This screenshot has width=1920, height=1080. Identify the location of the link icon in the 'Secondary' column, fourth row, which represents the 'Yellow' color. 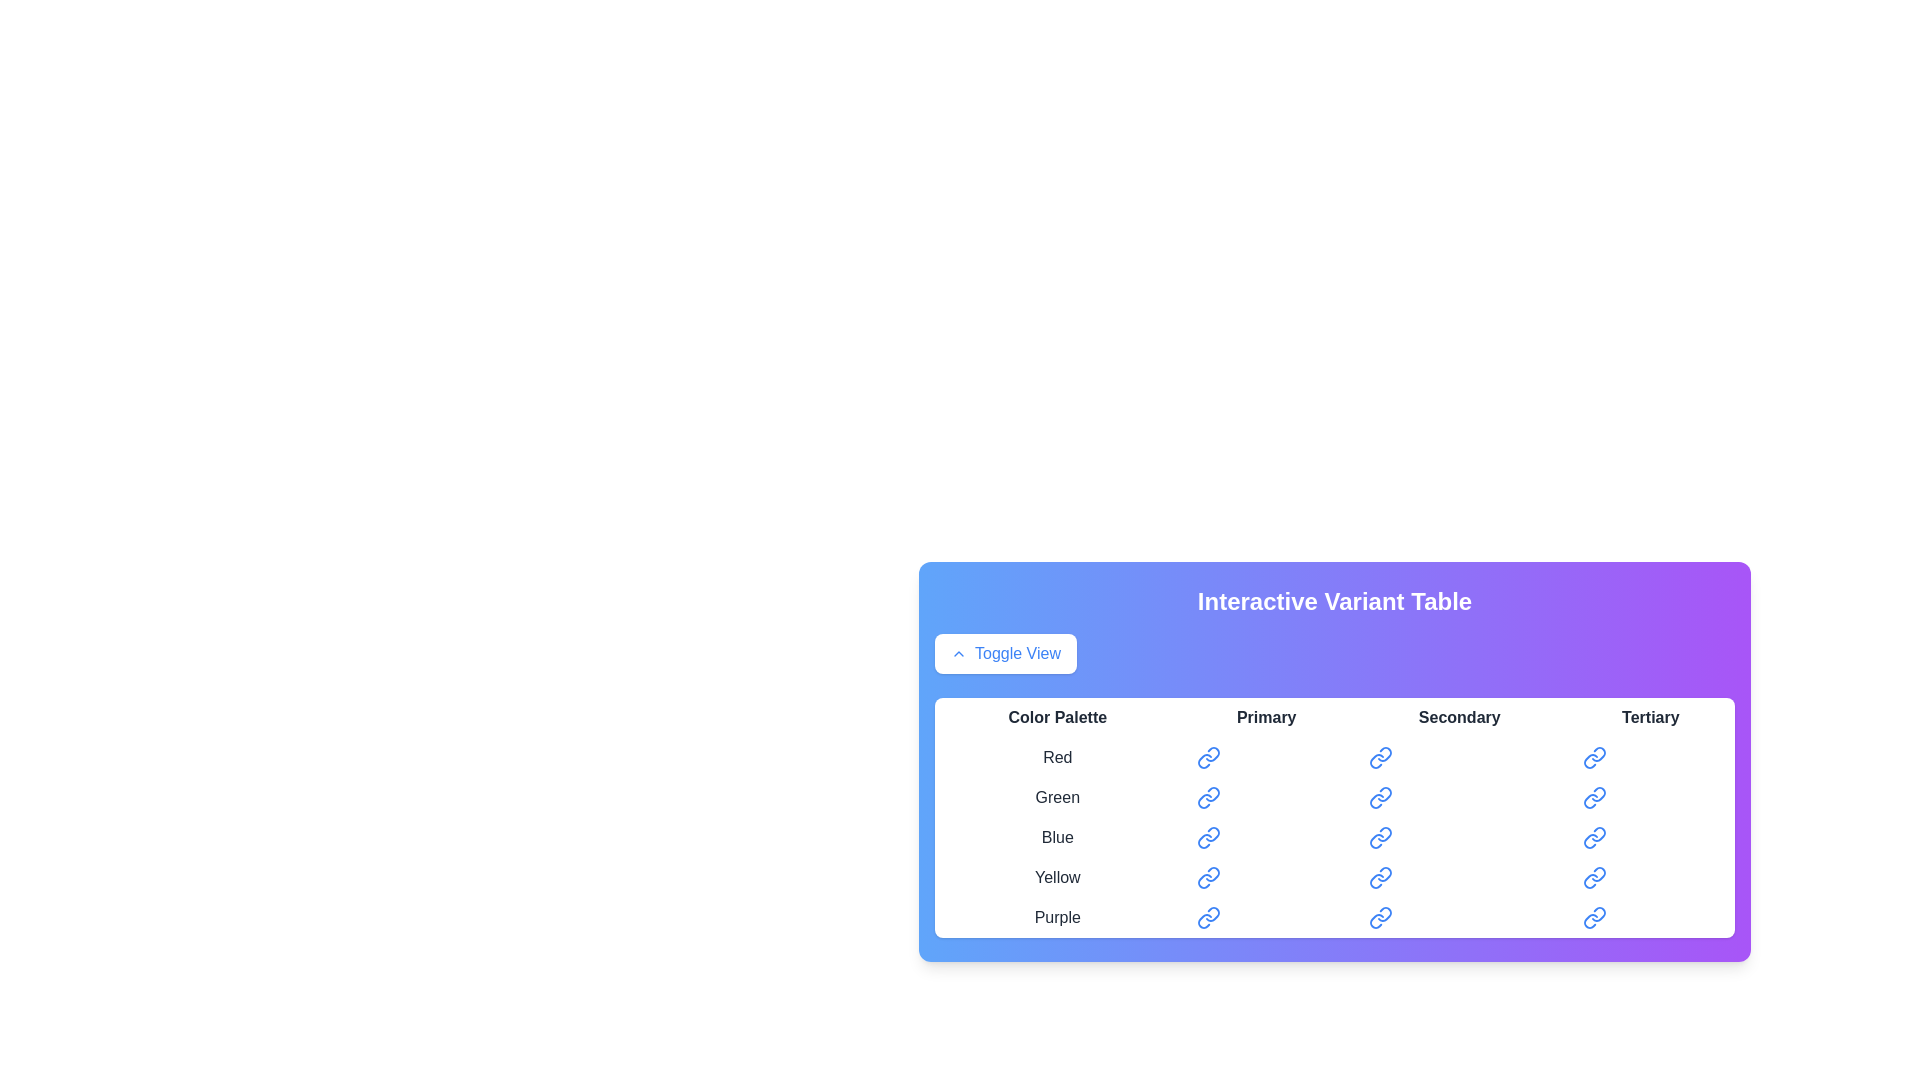
(1375, 879).